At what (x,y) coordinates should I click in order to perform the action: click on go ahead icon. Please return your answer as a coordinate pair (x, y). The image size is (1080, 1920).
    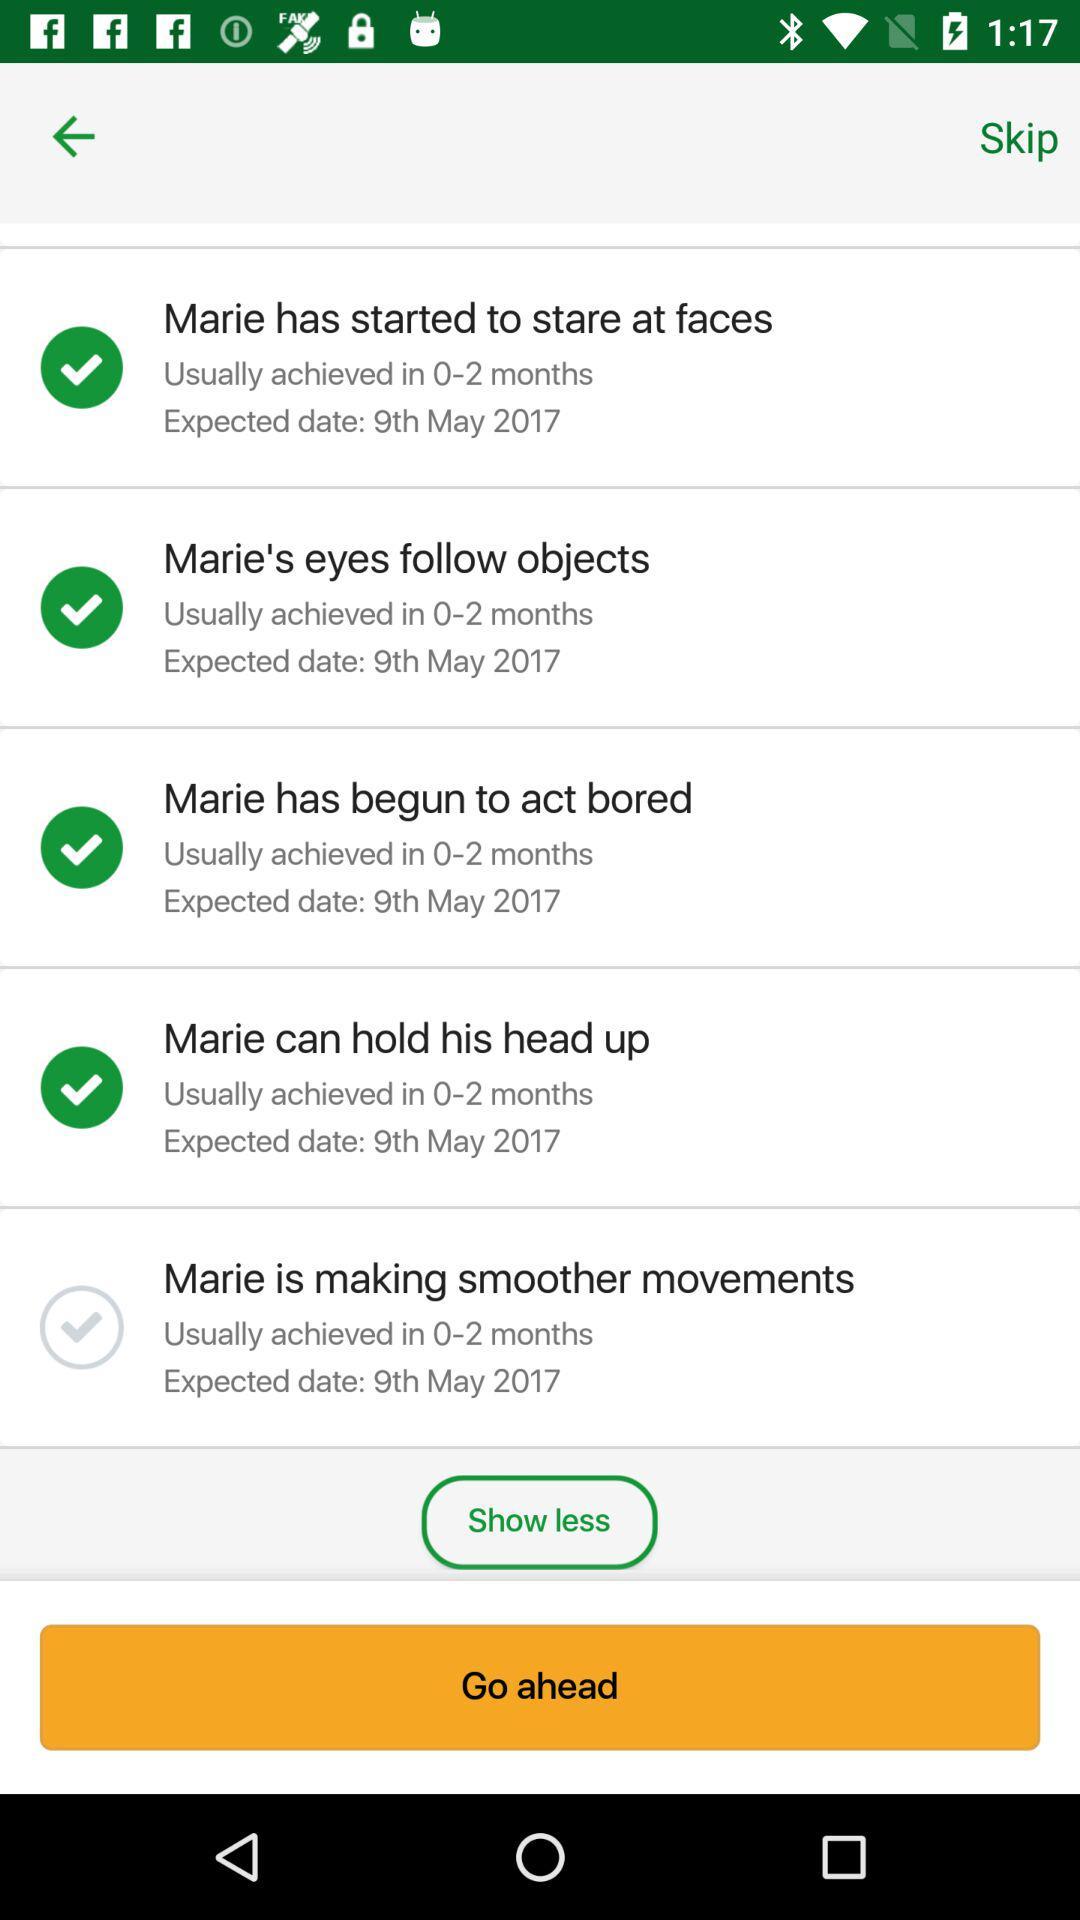
    Looking at the image, I should click on (540, 1686).